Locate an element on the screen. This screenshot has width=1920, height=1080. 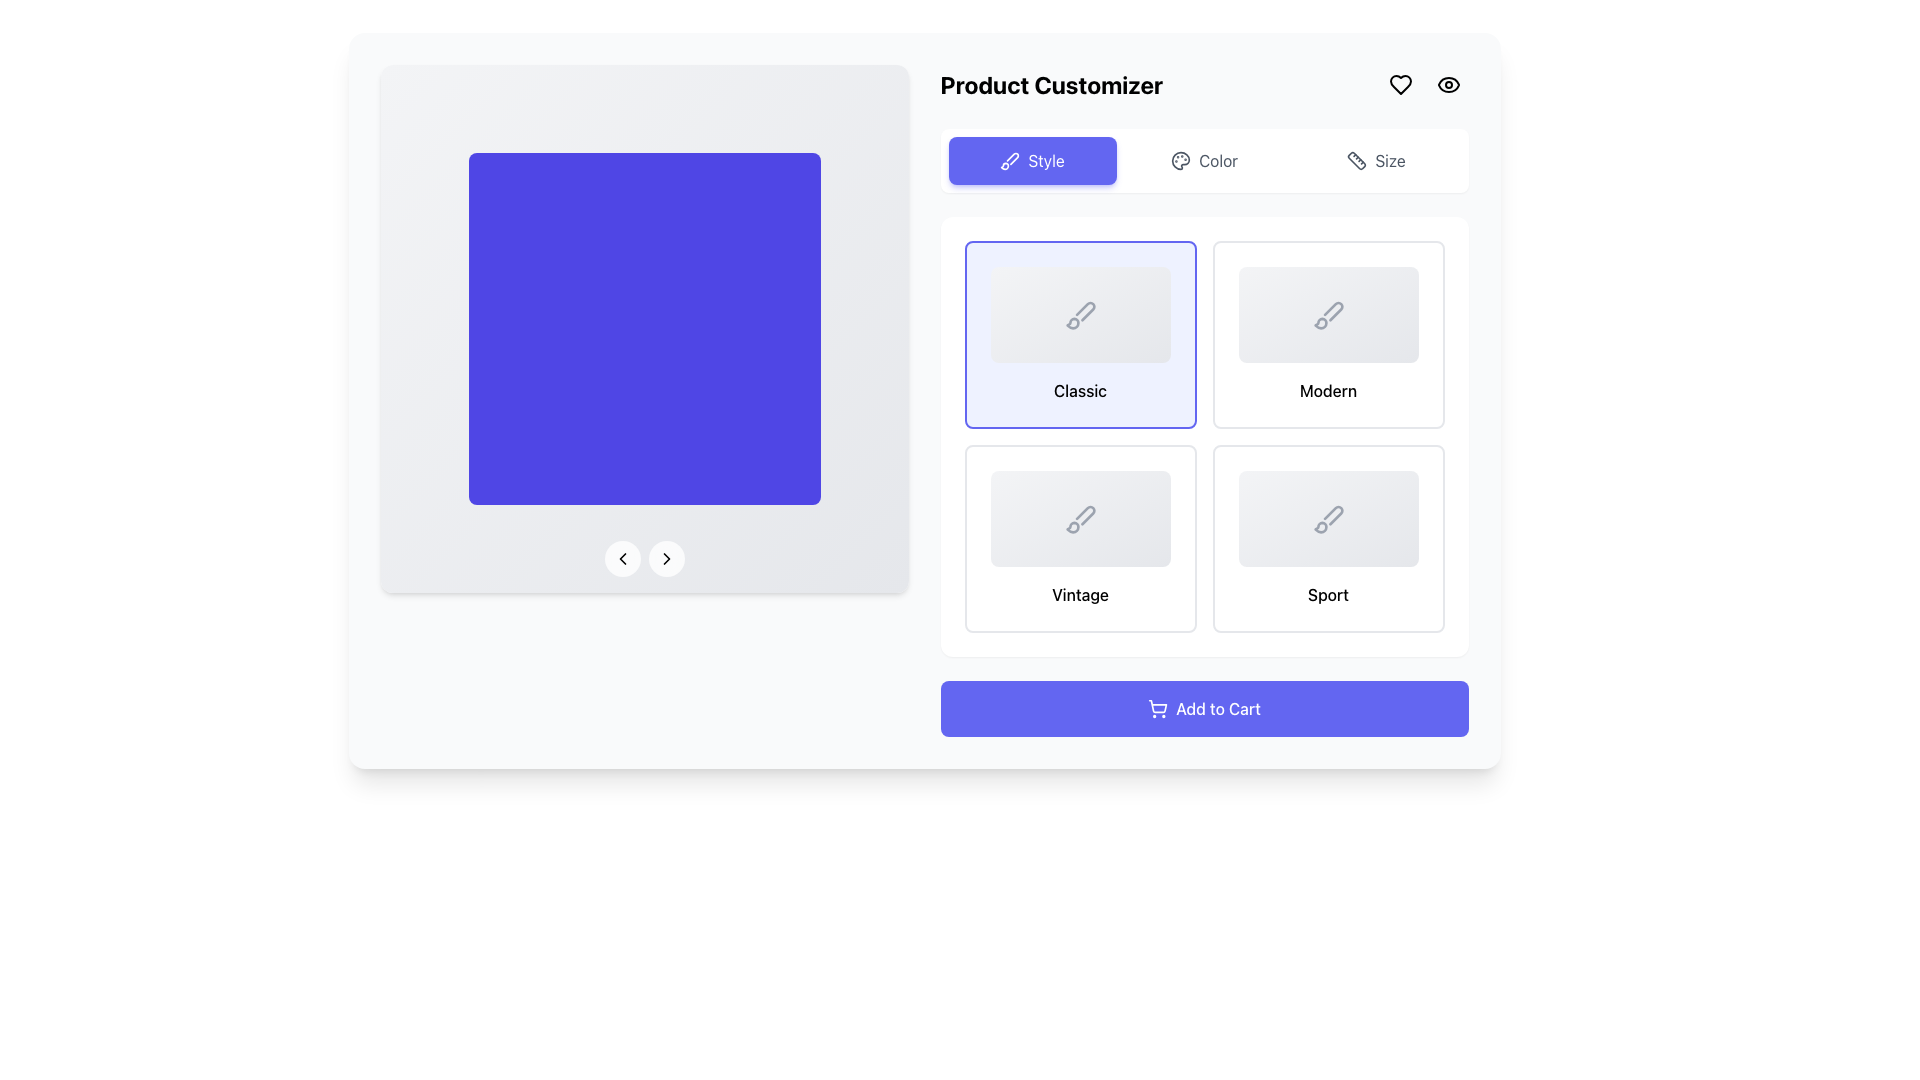
the 'Size' button, which is styled with a rounded rectangle outline and features a ruler icon is located at coordinates (1375, 160).